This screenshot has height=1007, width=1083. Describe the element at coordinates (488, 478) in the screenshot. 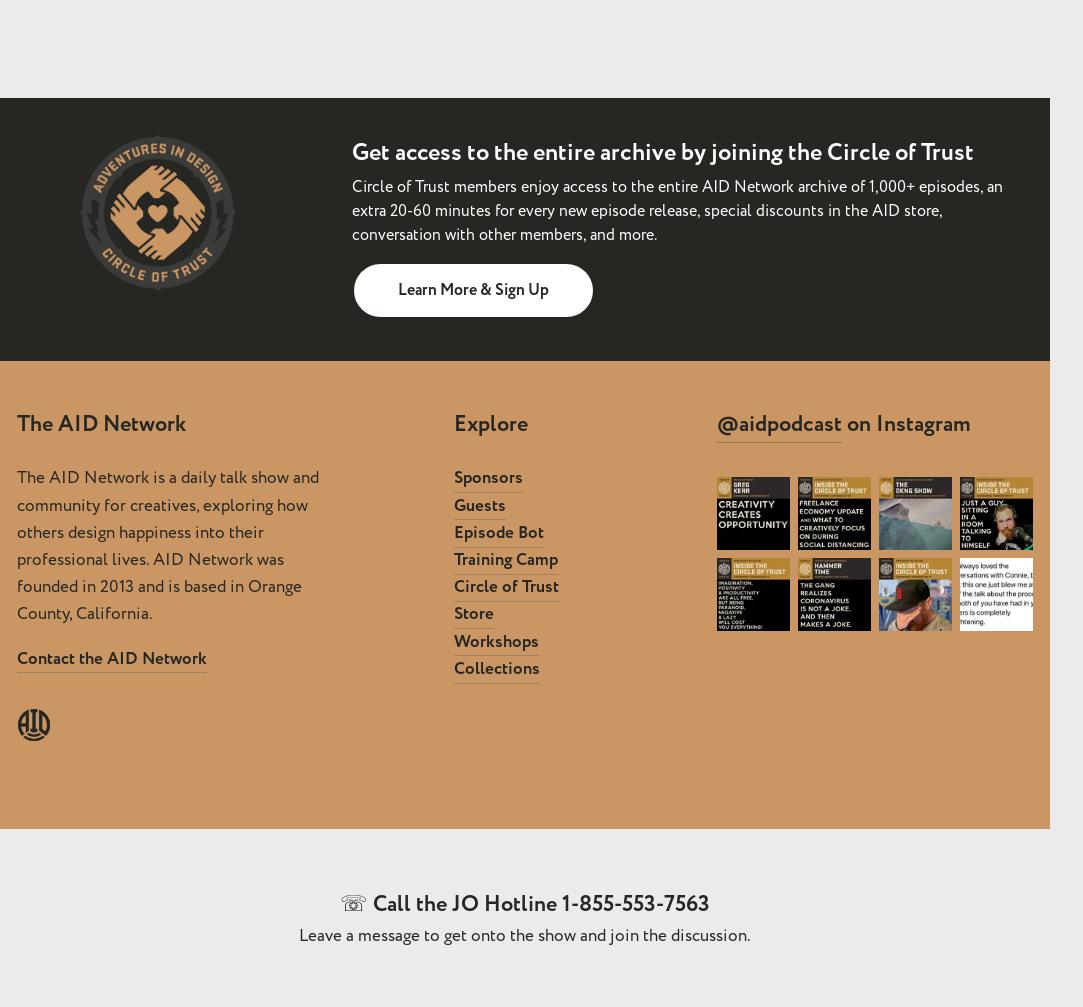

I see `'Sponsors'` at that location.